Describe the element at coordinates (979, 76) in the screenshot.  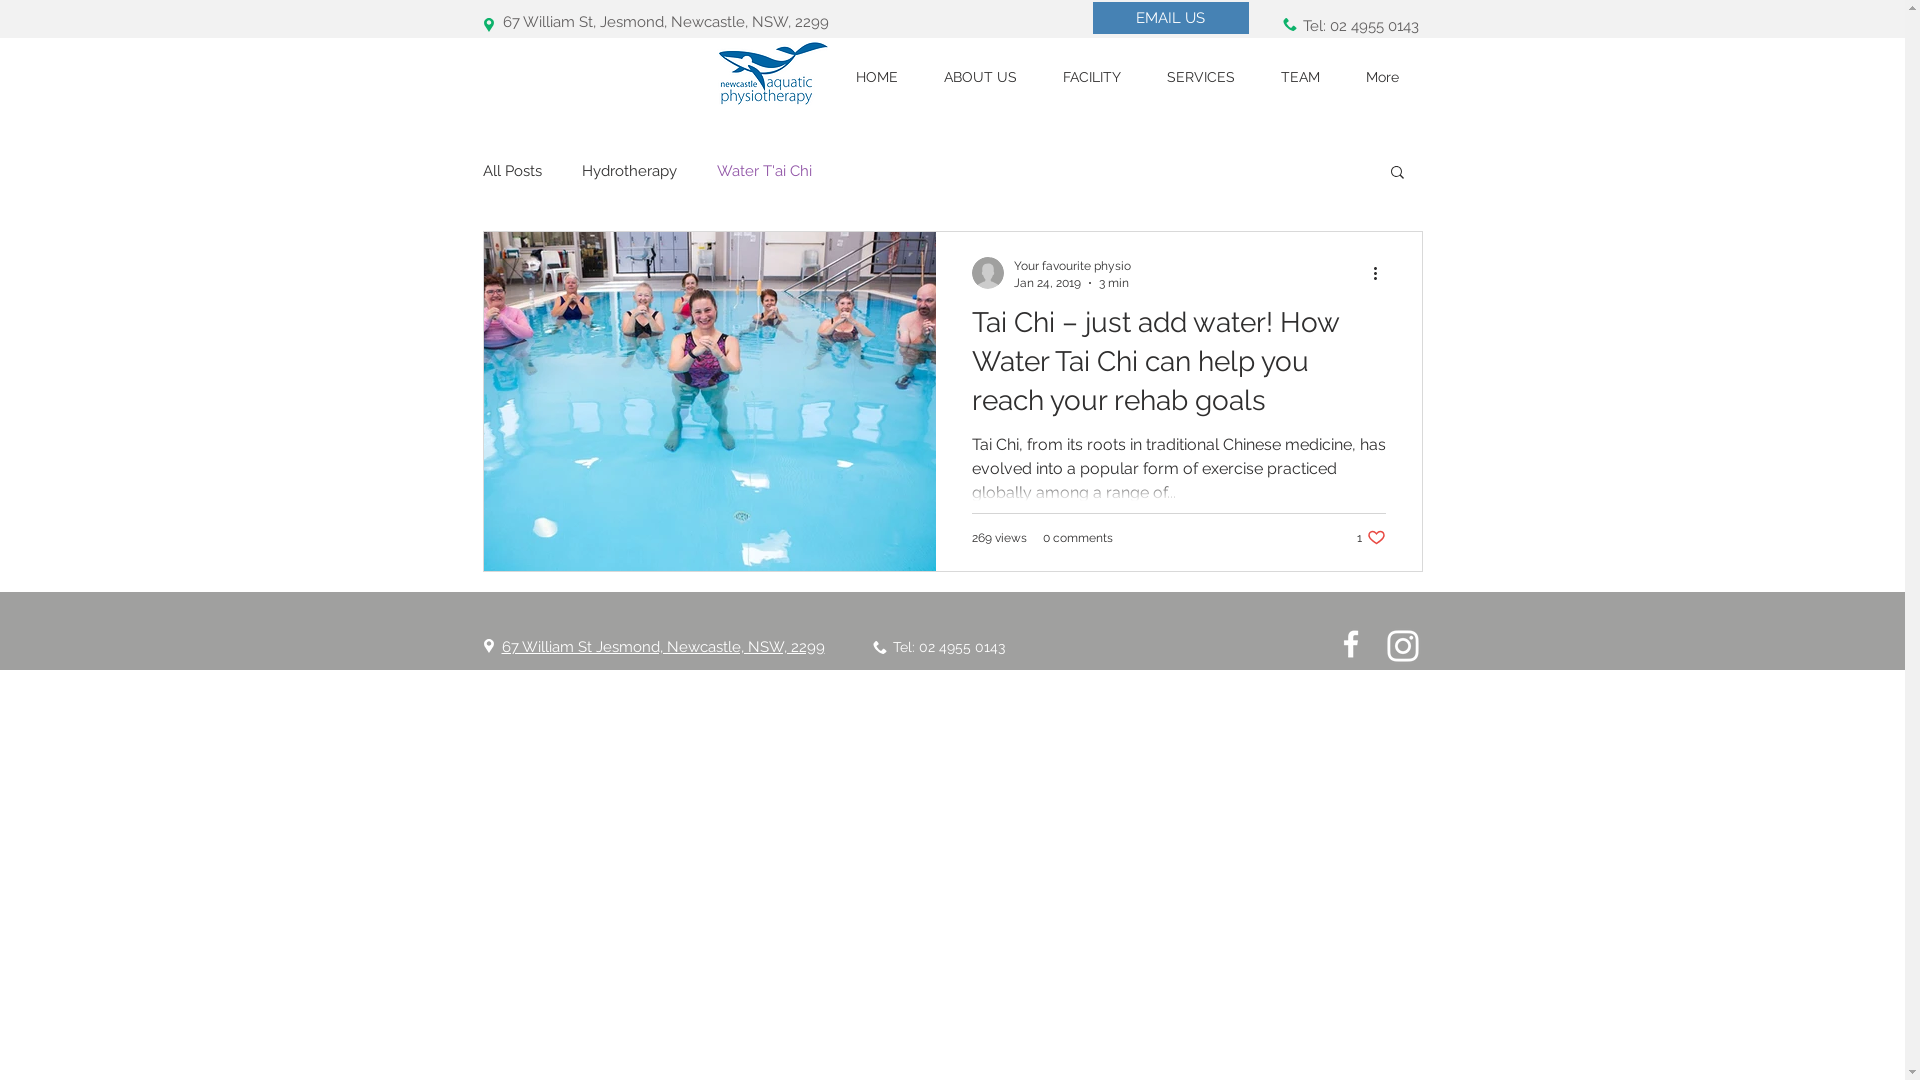
I see `'ABOUT US'` at that location.